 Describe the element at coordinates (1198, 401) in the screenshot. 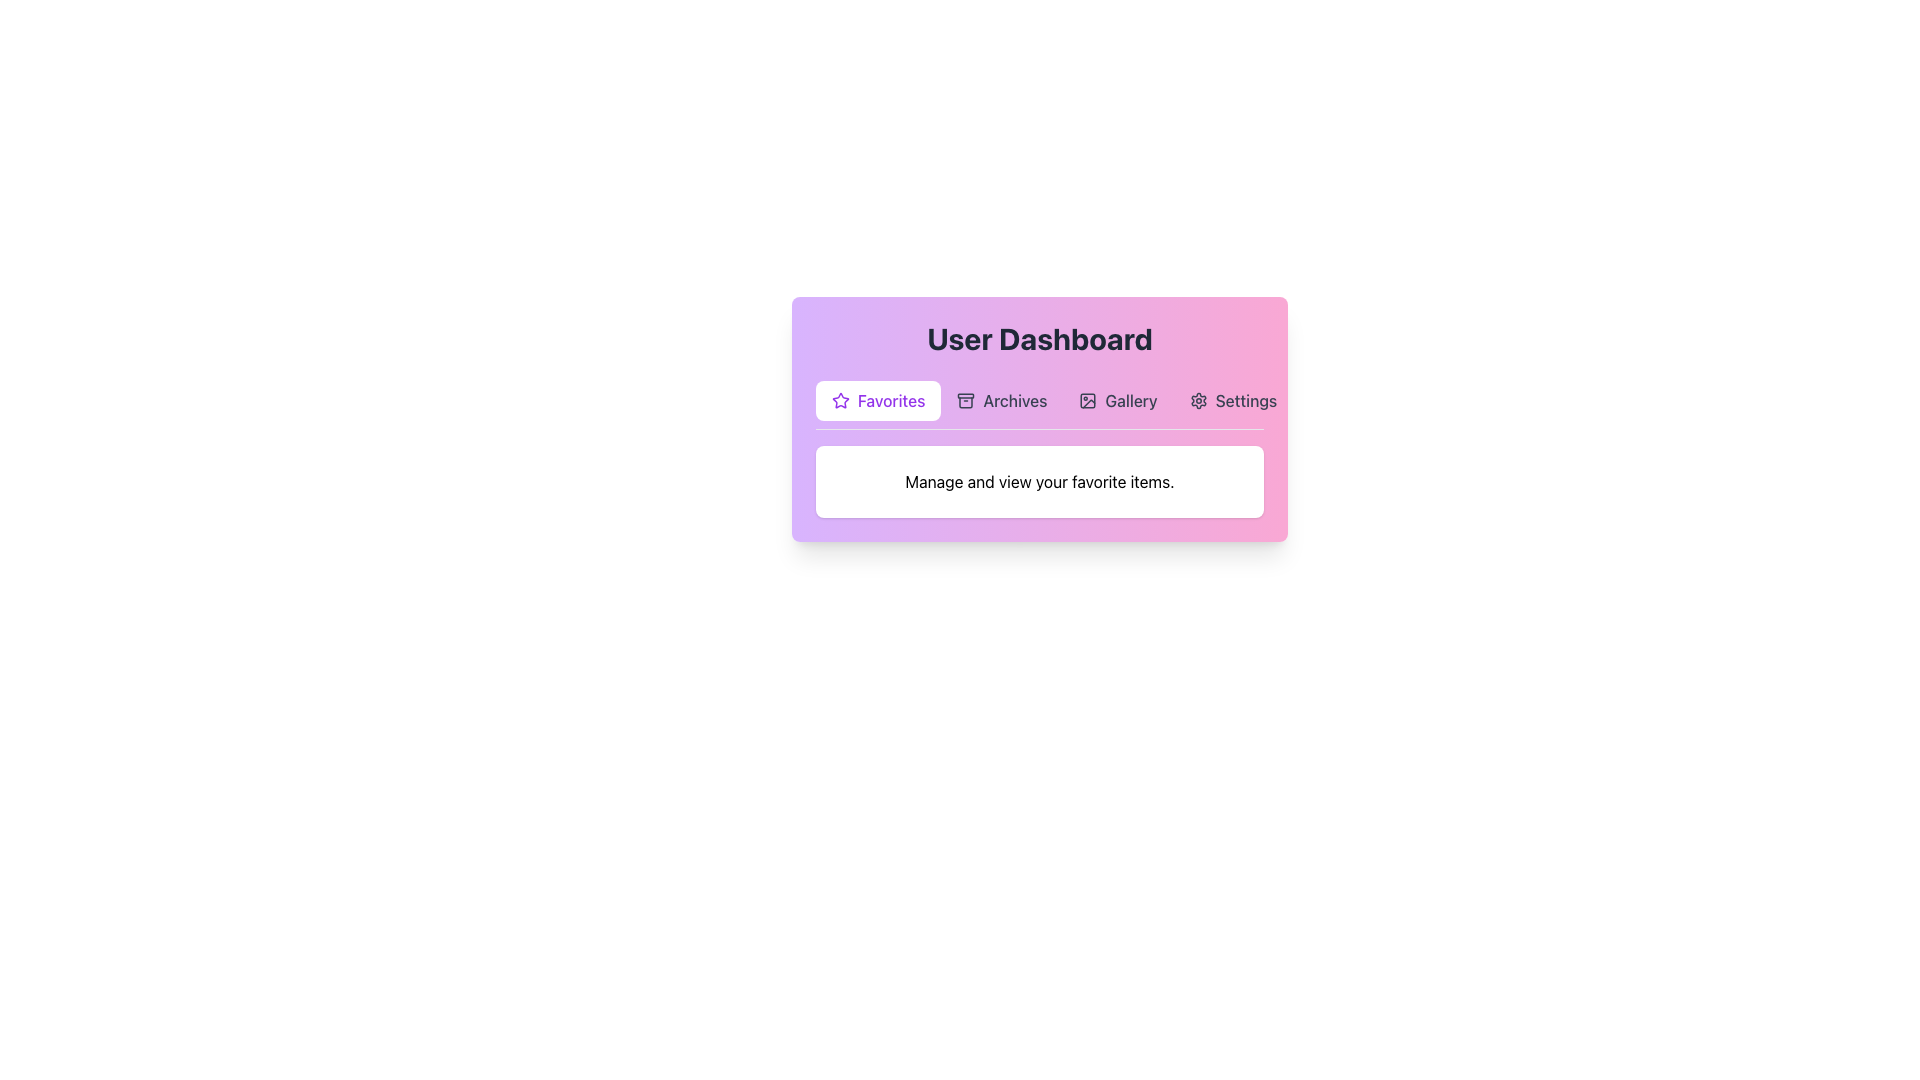

I see `the gear icon representing the 'Settings' menu, which is characterized by its circular shape with cogs` at that location.